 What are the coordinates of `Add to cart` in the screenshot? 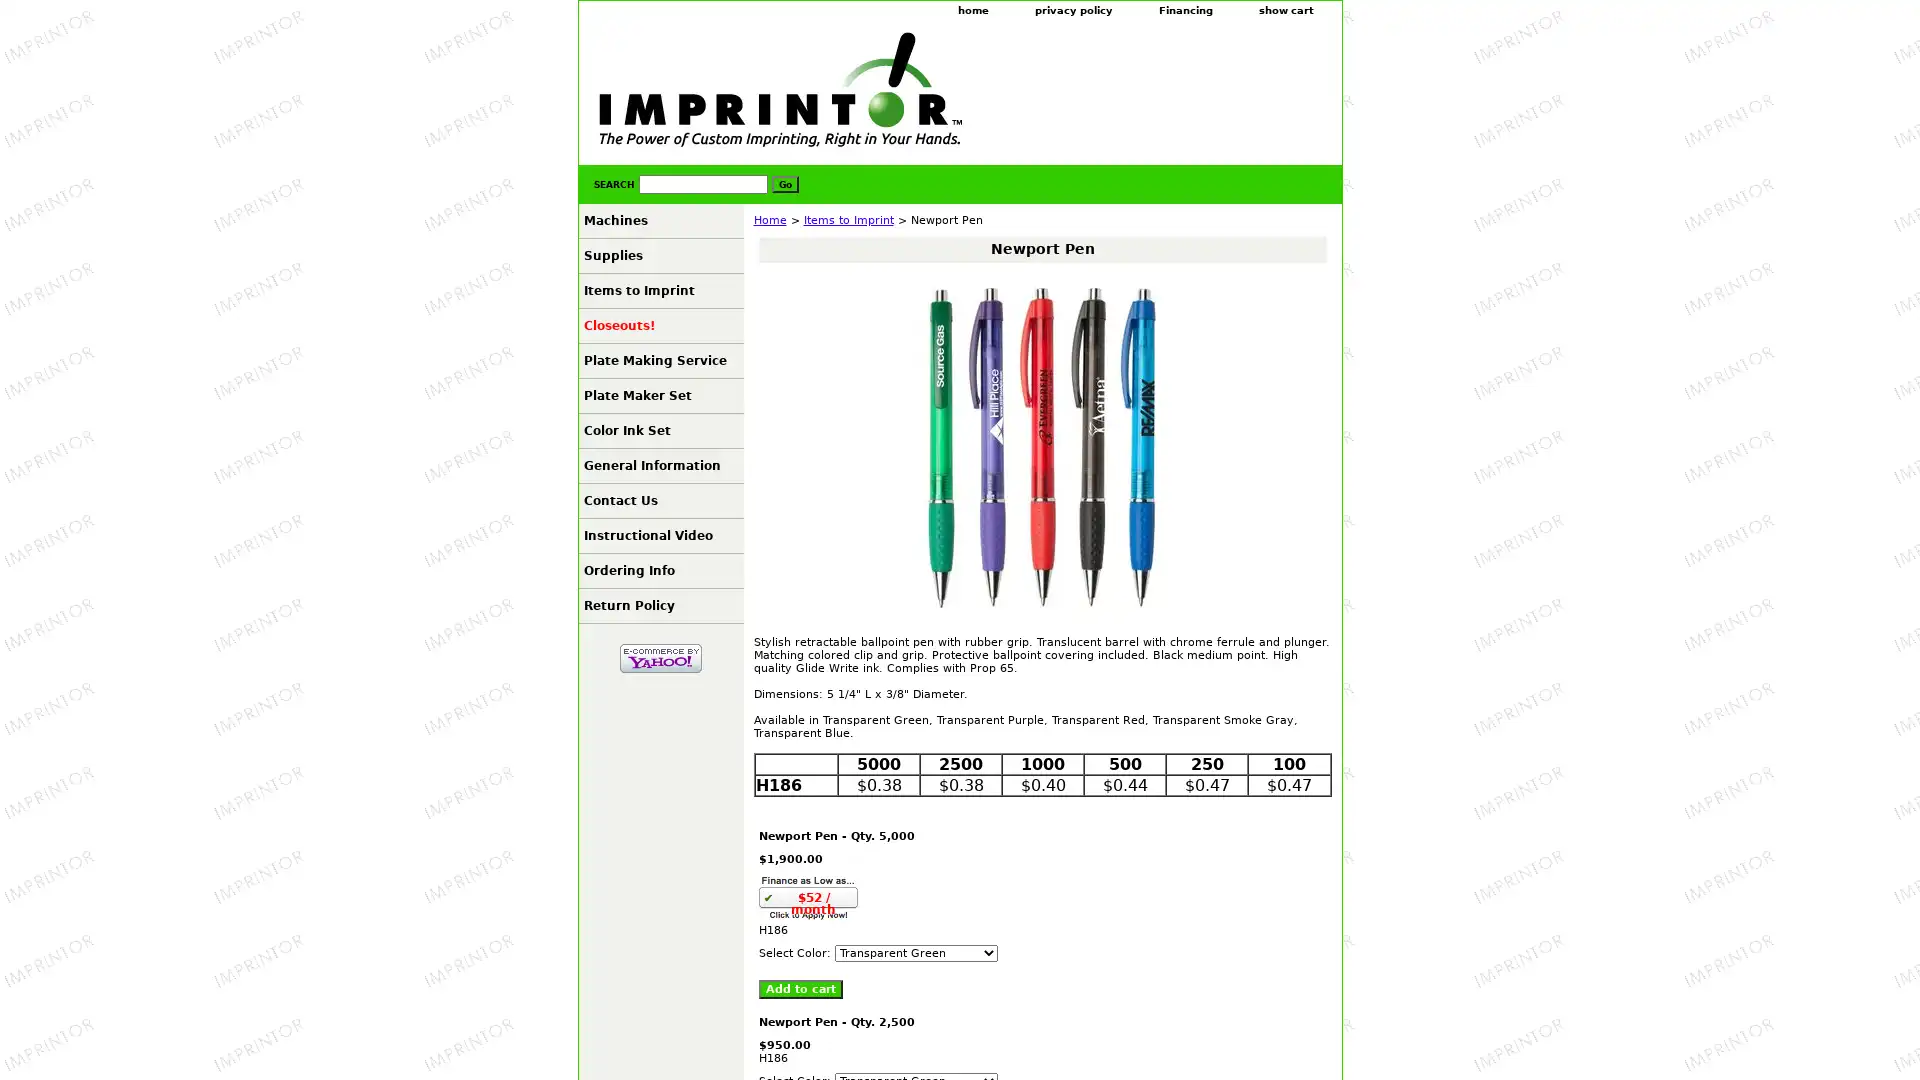 It's located at (800, 988).